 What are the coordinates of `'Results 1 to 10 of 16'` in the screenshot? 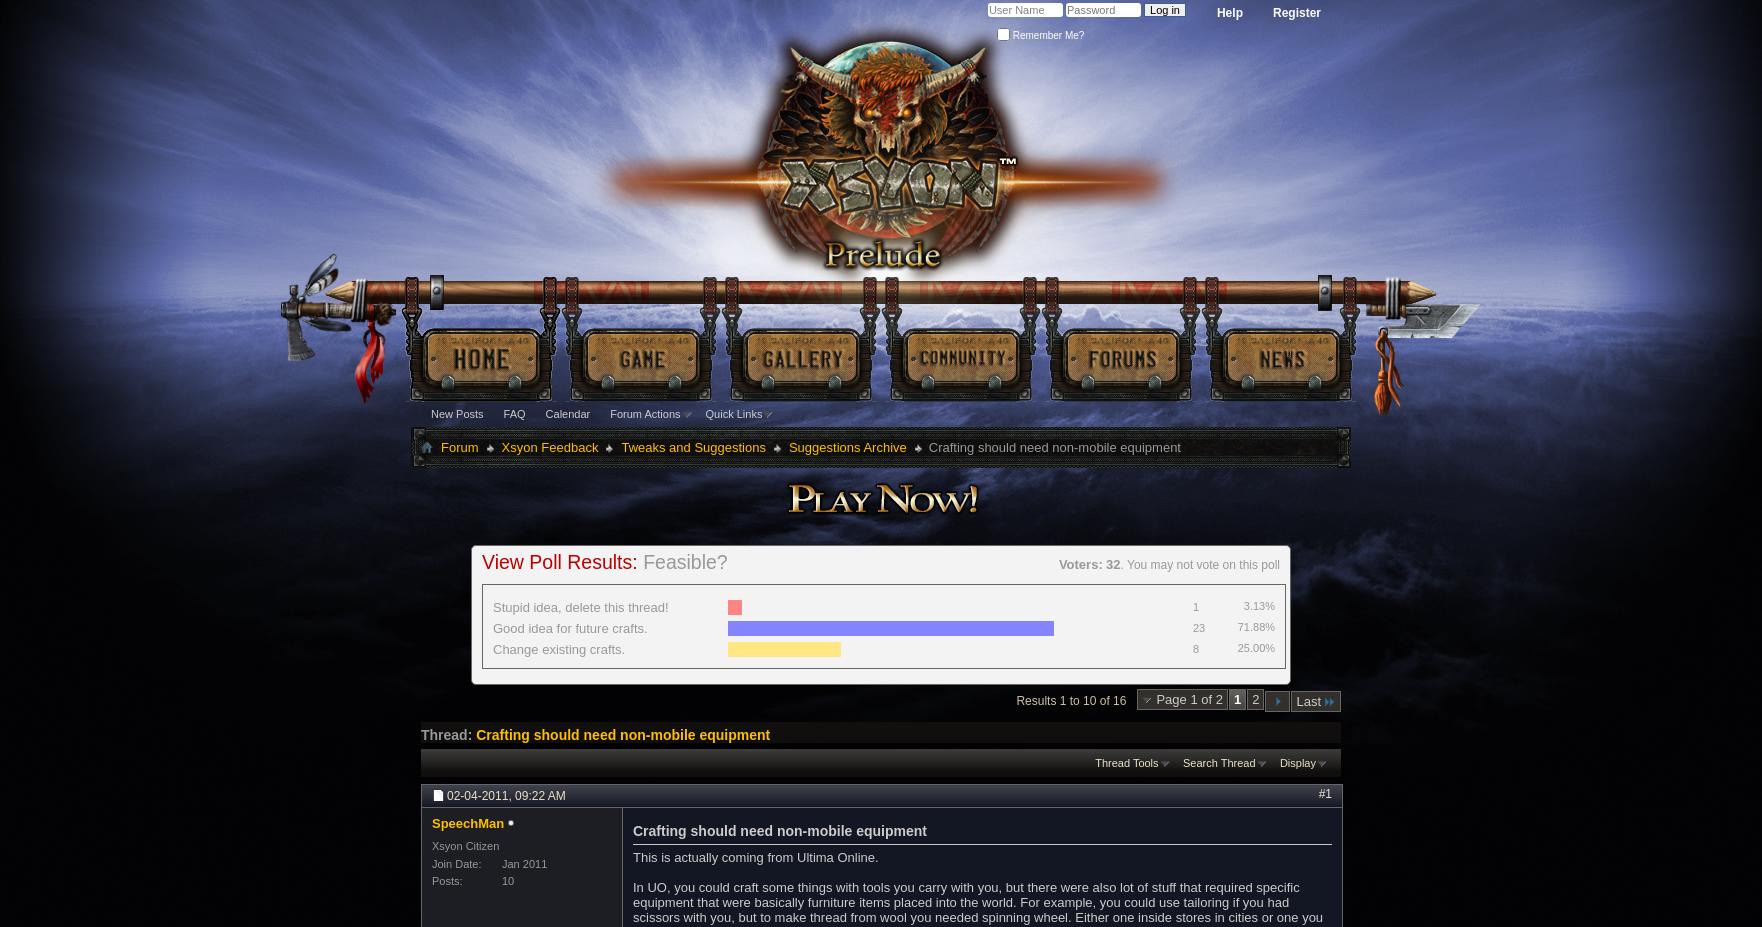 It's located at (1070, 698).